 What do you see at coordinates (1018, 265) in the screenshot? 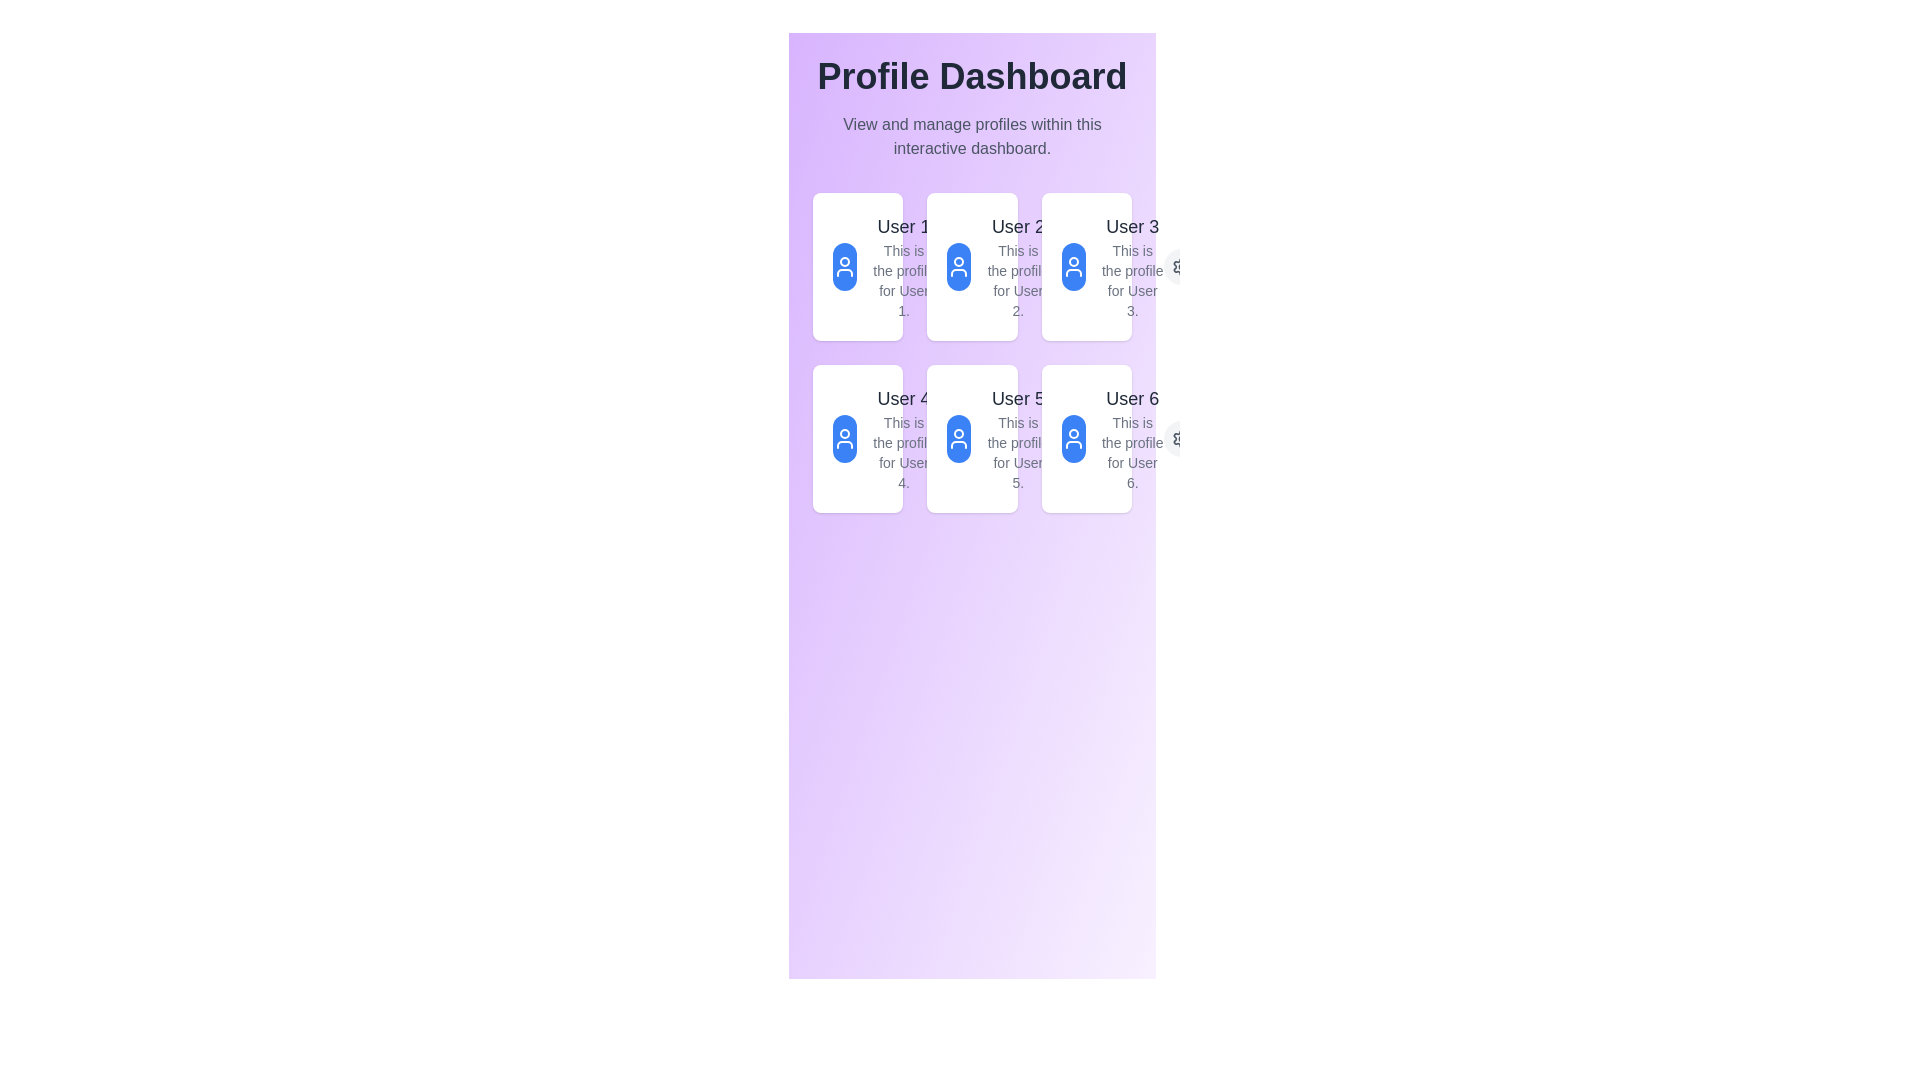
I see `information from the textual information block displaying 'User 2' and 'This is the profile for User 2.'` at bounding box center [1018, 265].